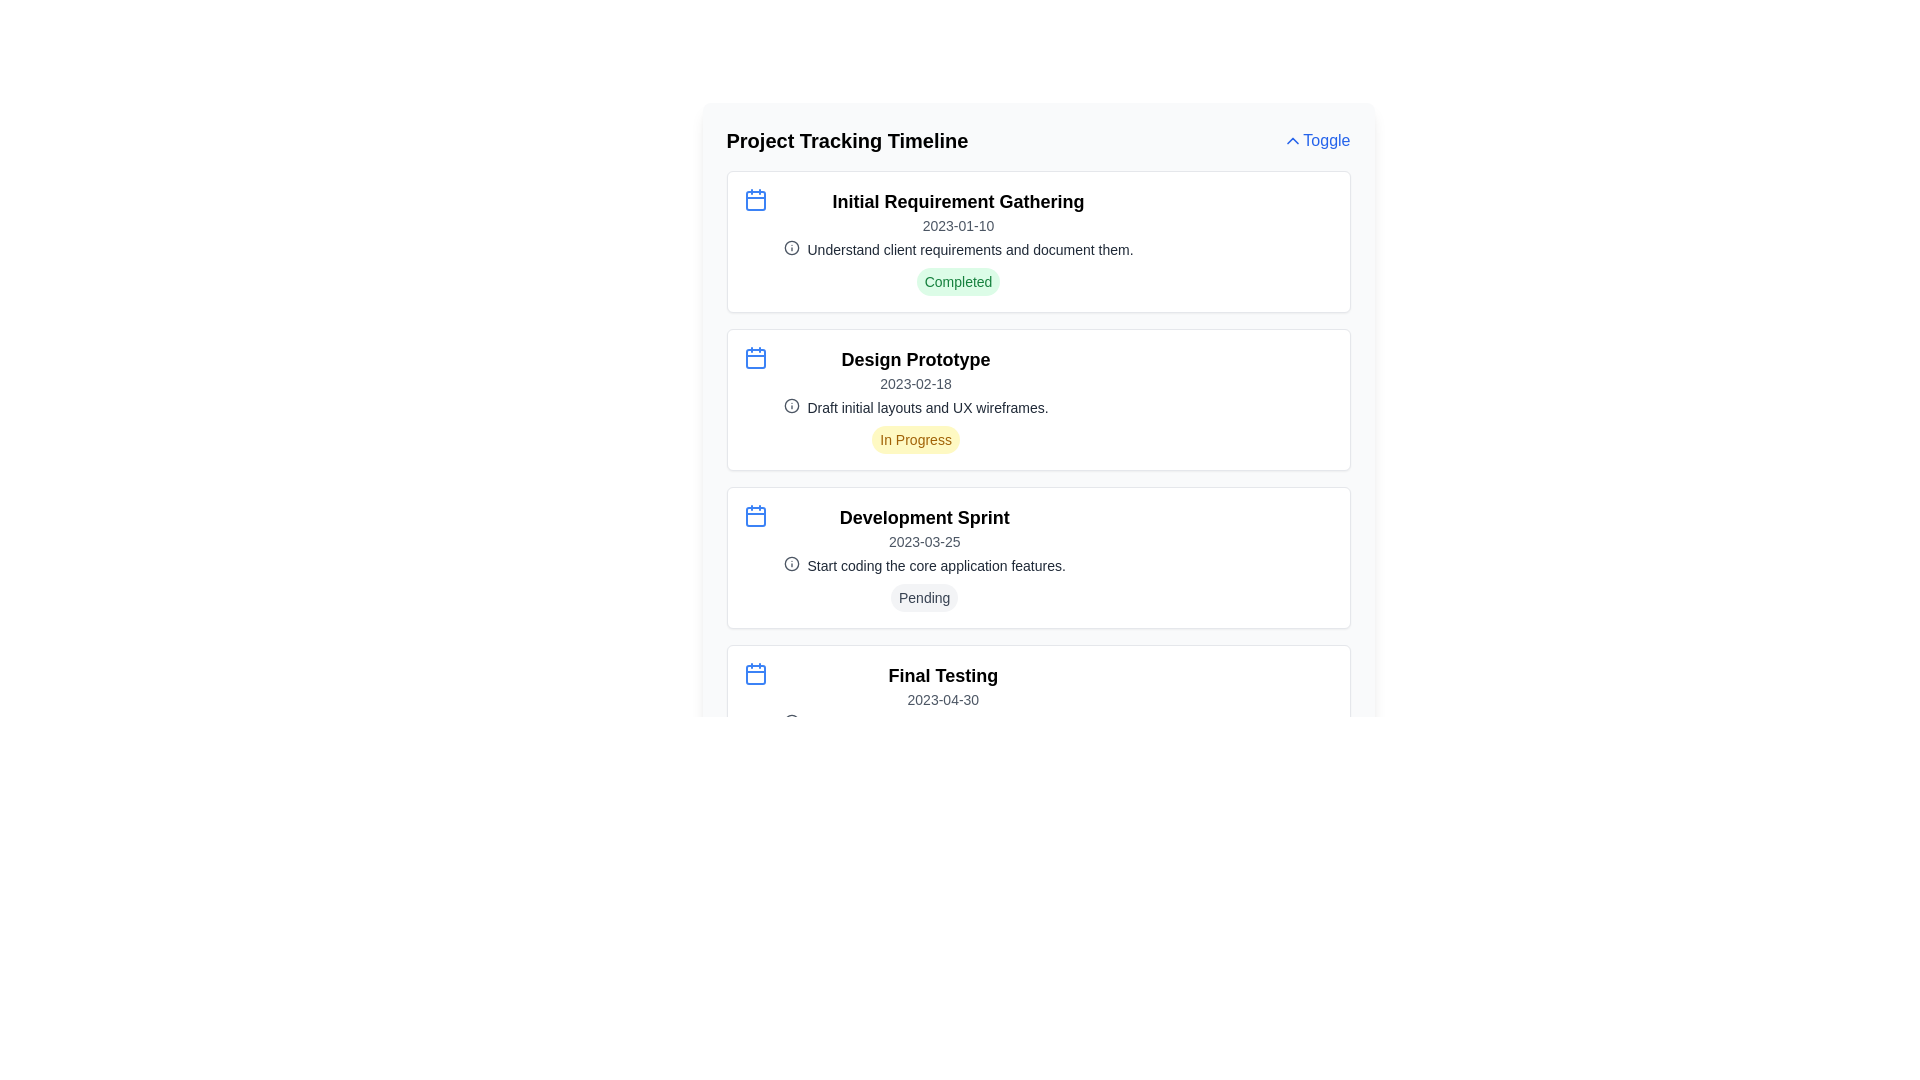  I want to click on the 'In Progress' status indicator badge located under the 'Design Prototype' section of the timeline, which is the second item in the vertical list, so click(915, 438).